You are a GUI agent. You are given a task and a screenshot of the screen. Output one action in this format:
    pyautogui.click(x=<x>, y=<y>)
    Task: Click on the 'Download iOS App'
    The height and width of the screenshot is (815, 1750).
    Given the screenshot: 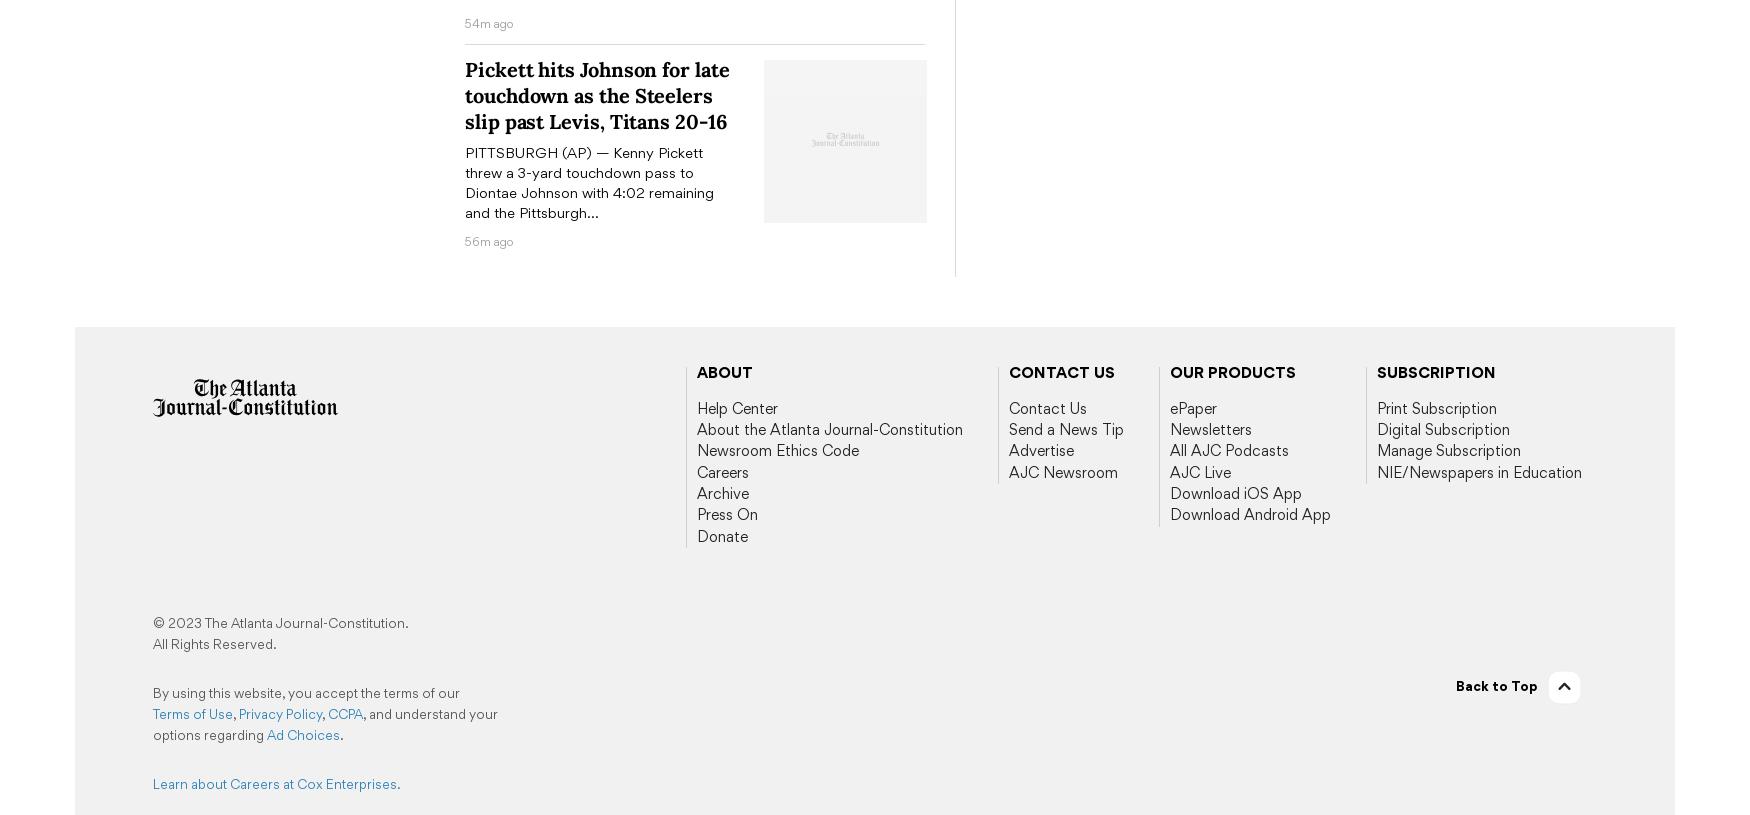 What is the action you would take?
    pyautogui.click(x=1236, y=492)
    